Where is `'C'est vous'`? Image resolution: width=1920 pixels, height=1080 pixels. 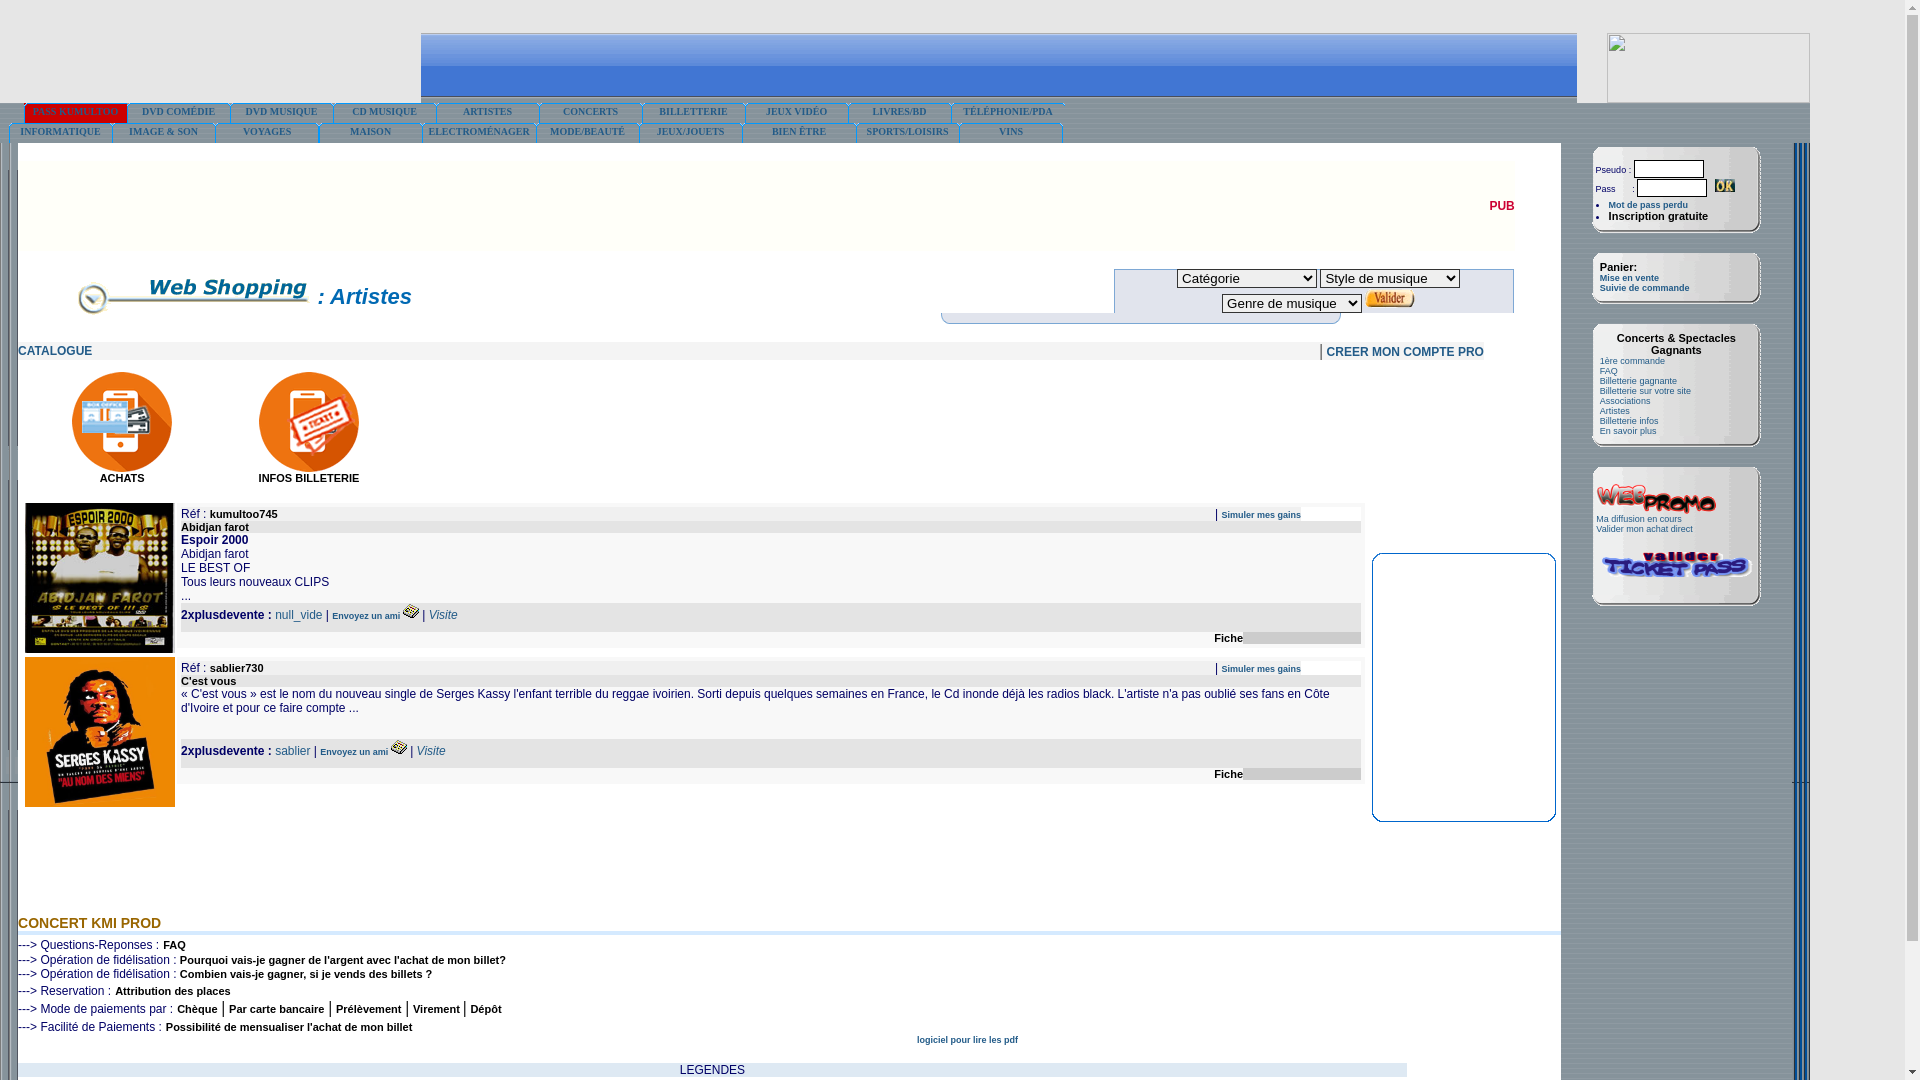 'C'est vous' is located at coordinates (208, 680).